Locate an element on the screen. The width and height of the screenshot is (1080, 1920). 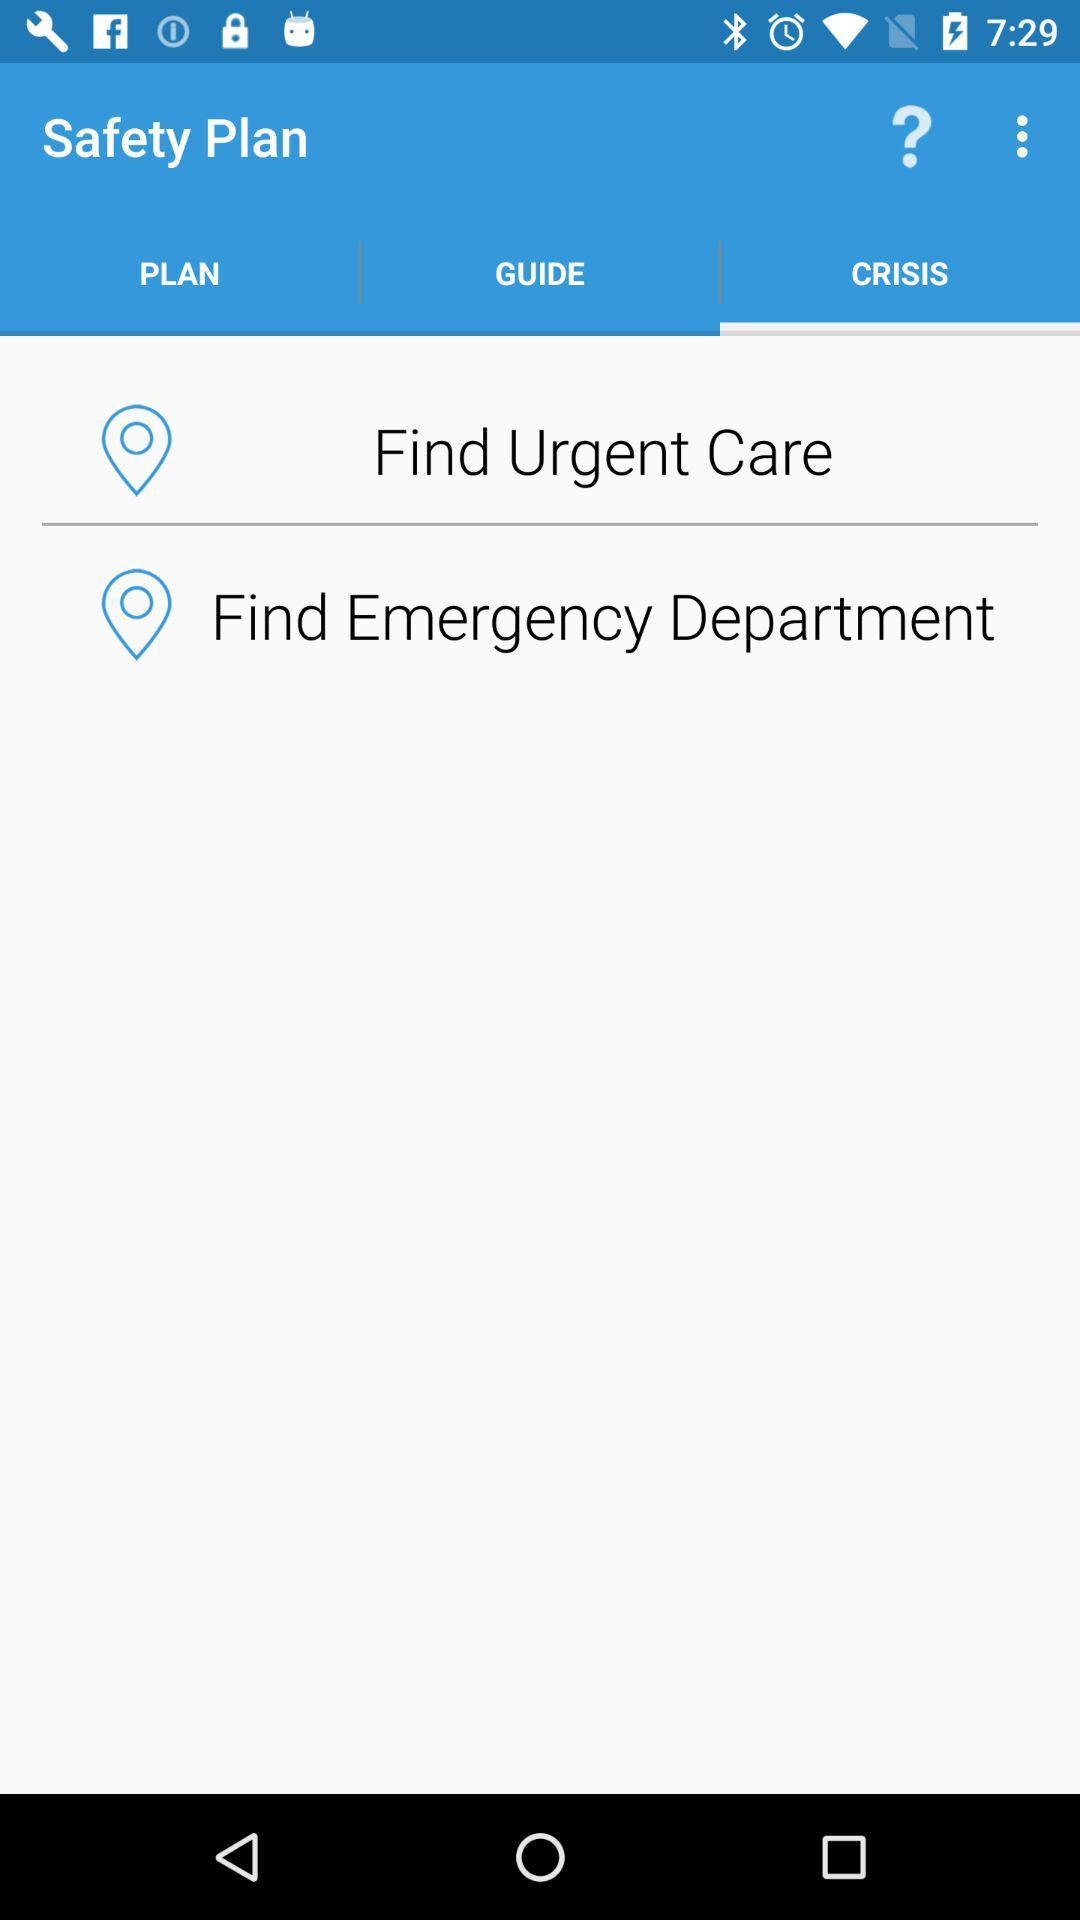
the item above the crisis is located at coordinates (1027, 135).